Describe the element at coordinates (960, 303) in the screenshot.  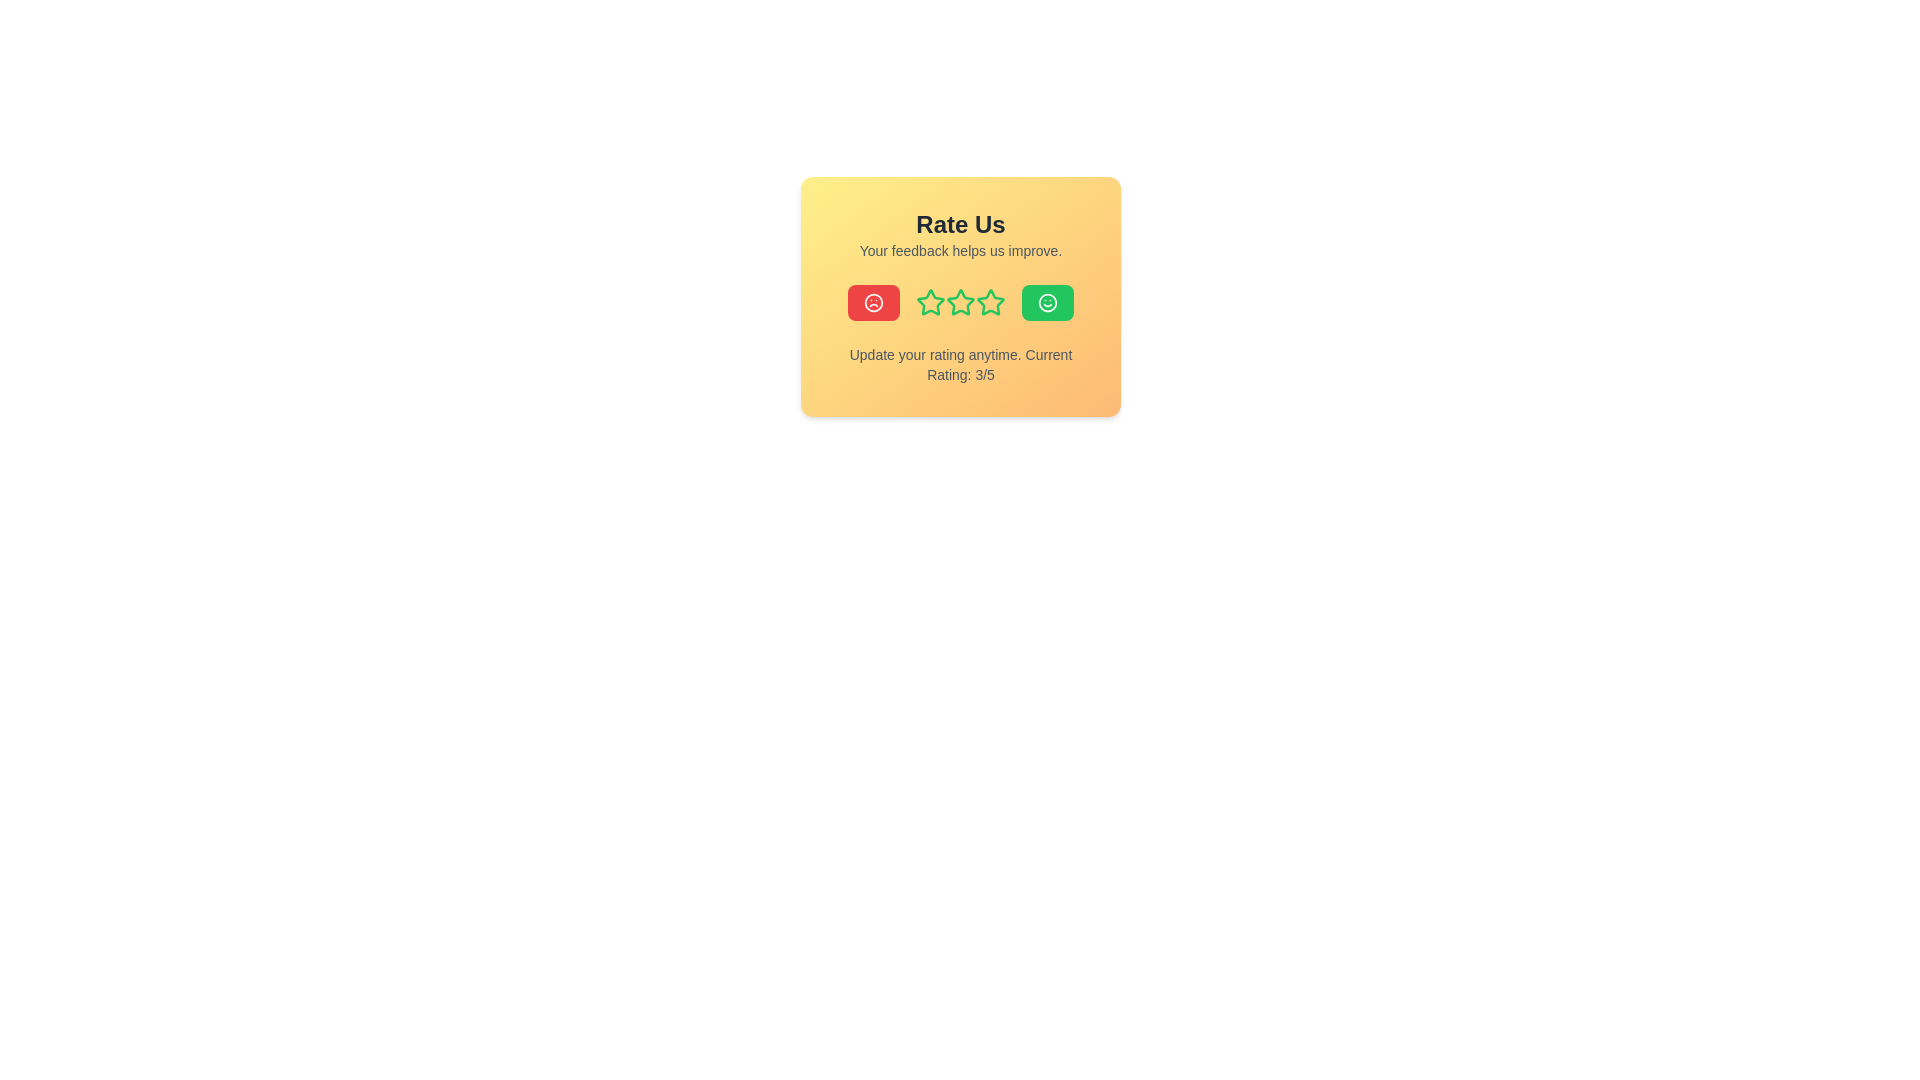
I see `the green-colored star icon in the rating options section of the 'Rate Us' interface` at that location.